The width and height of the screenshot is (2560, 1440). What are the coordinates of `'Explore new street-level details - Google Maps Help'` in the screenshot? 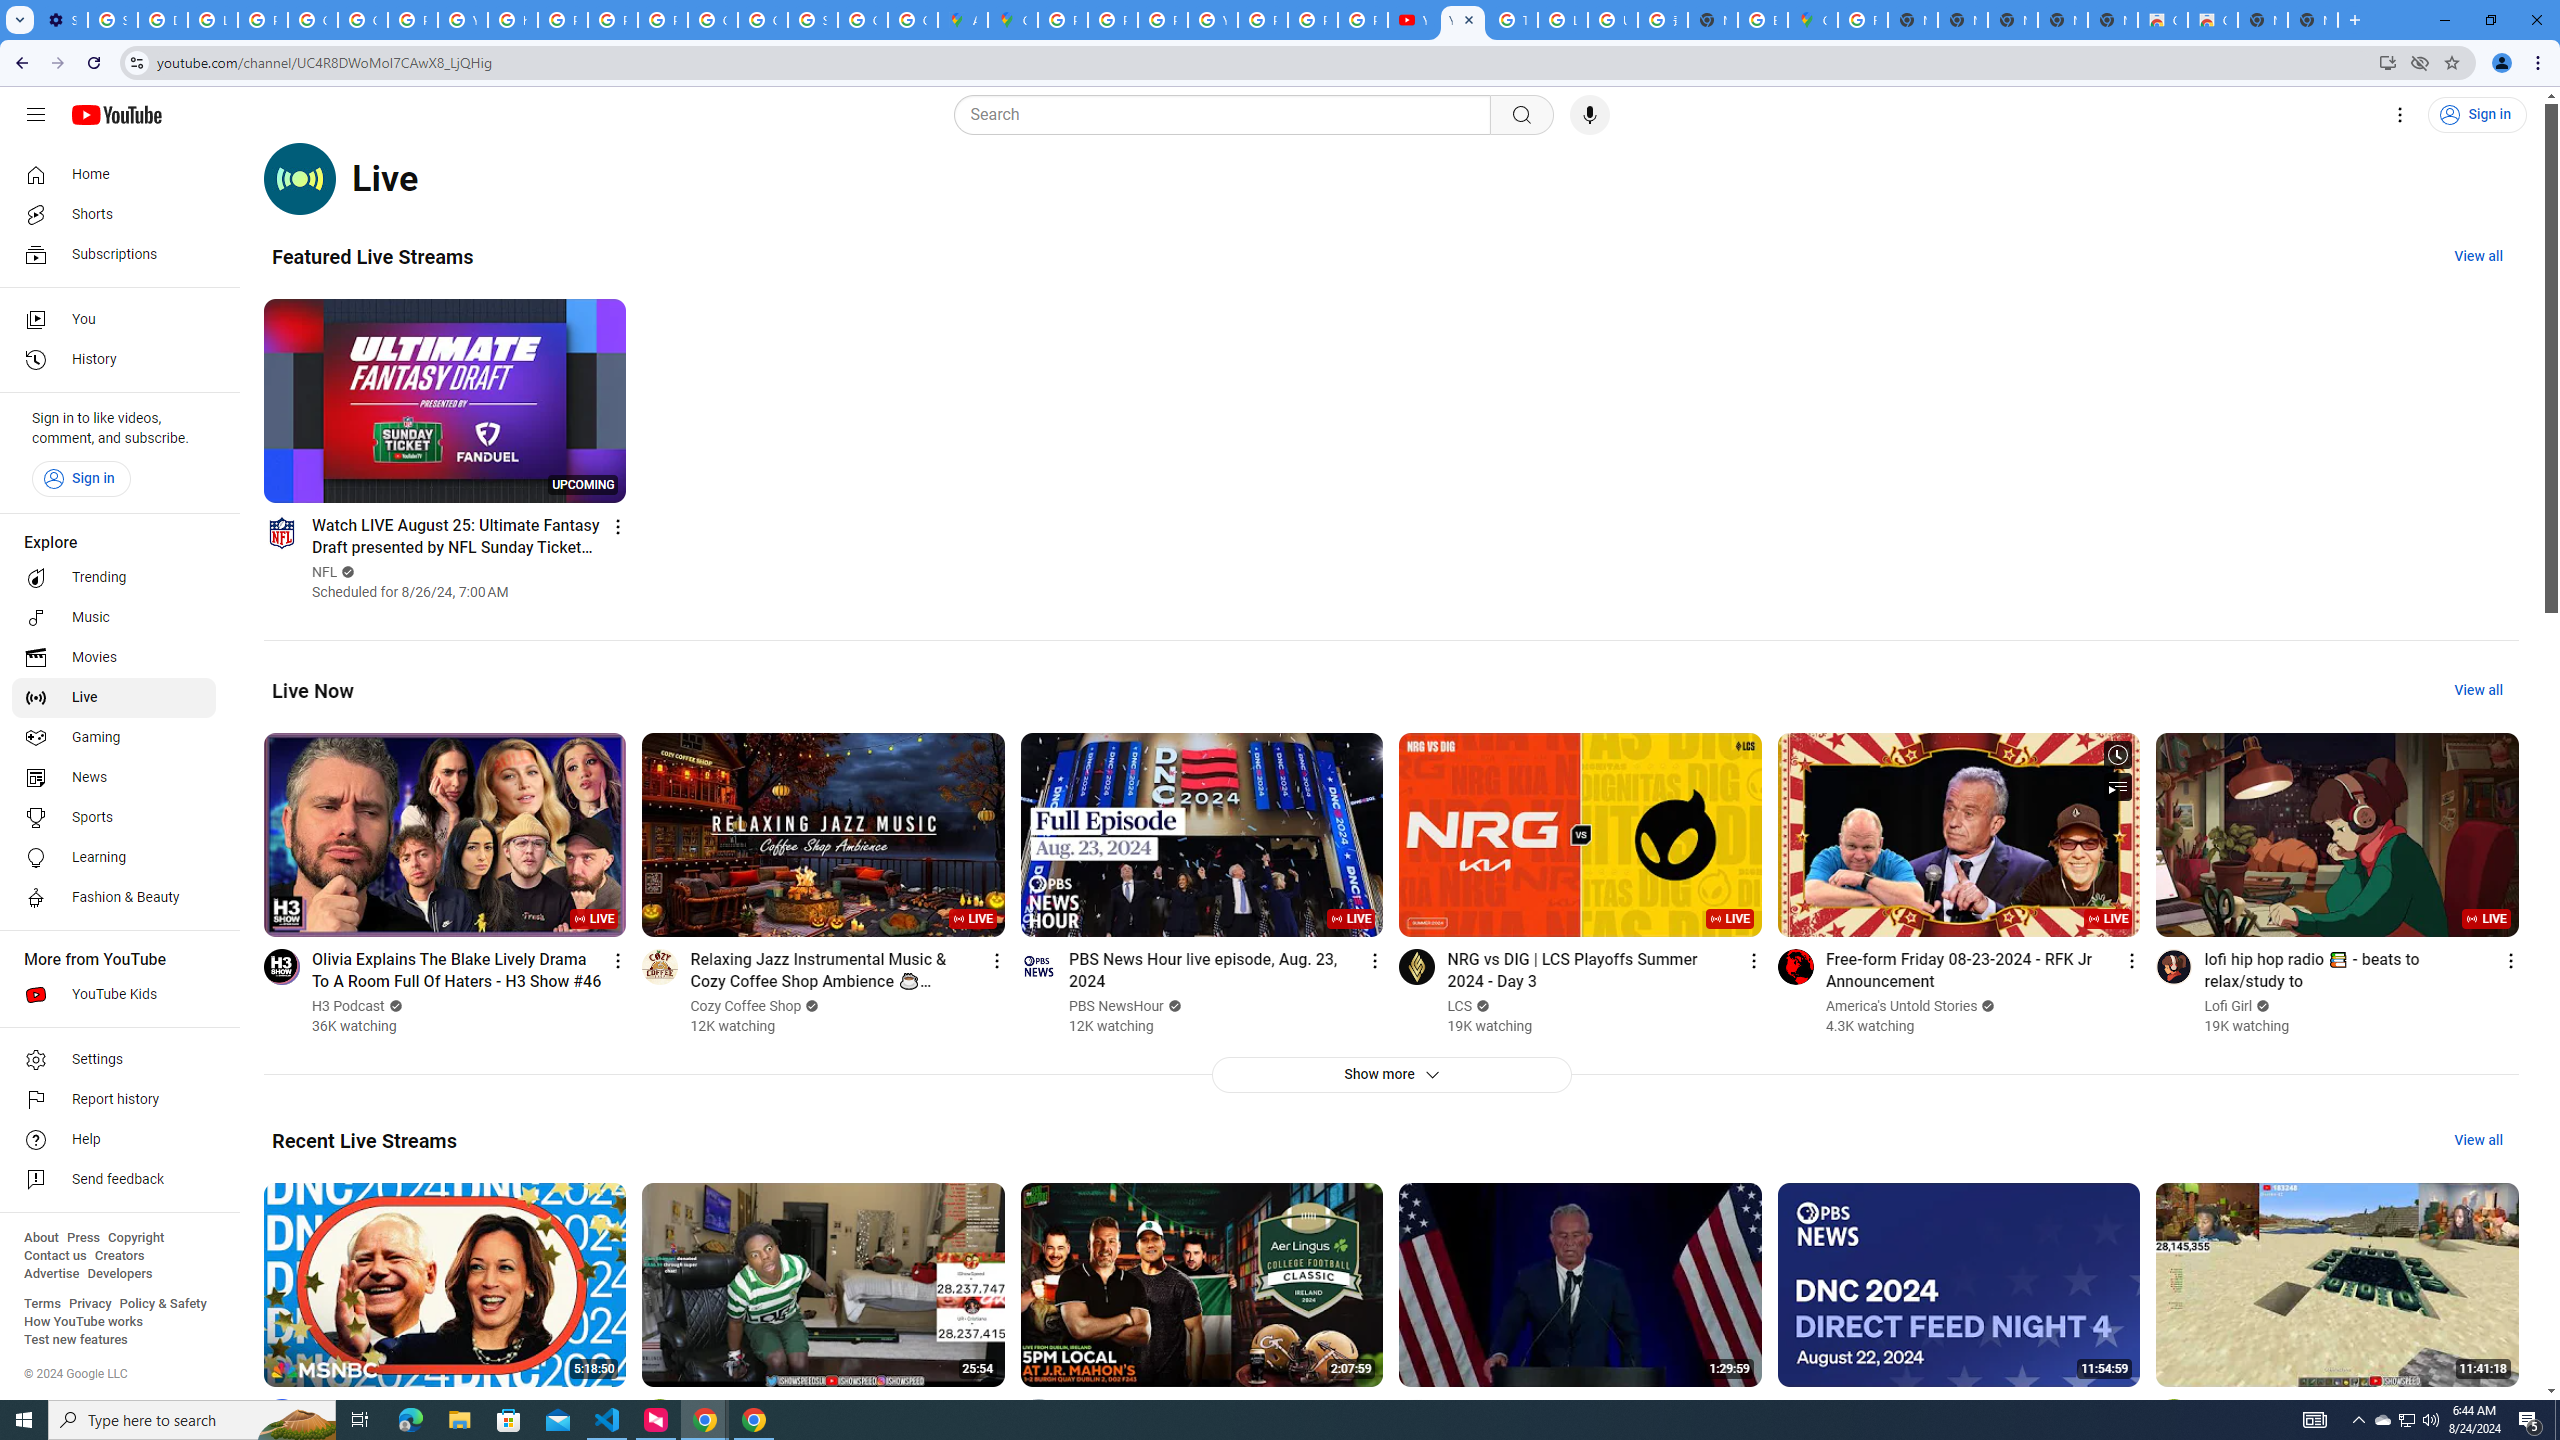 It's located at (1761, 19).